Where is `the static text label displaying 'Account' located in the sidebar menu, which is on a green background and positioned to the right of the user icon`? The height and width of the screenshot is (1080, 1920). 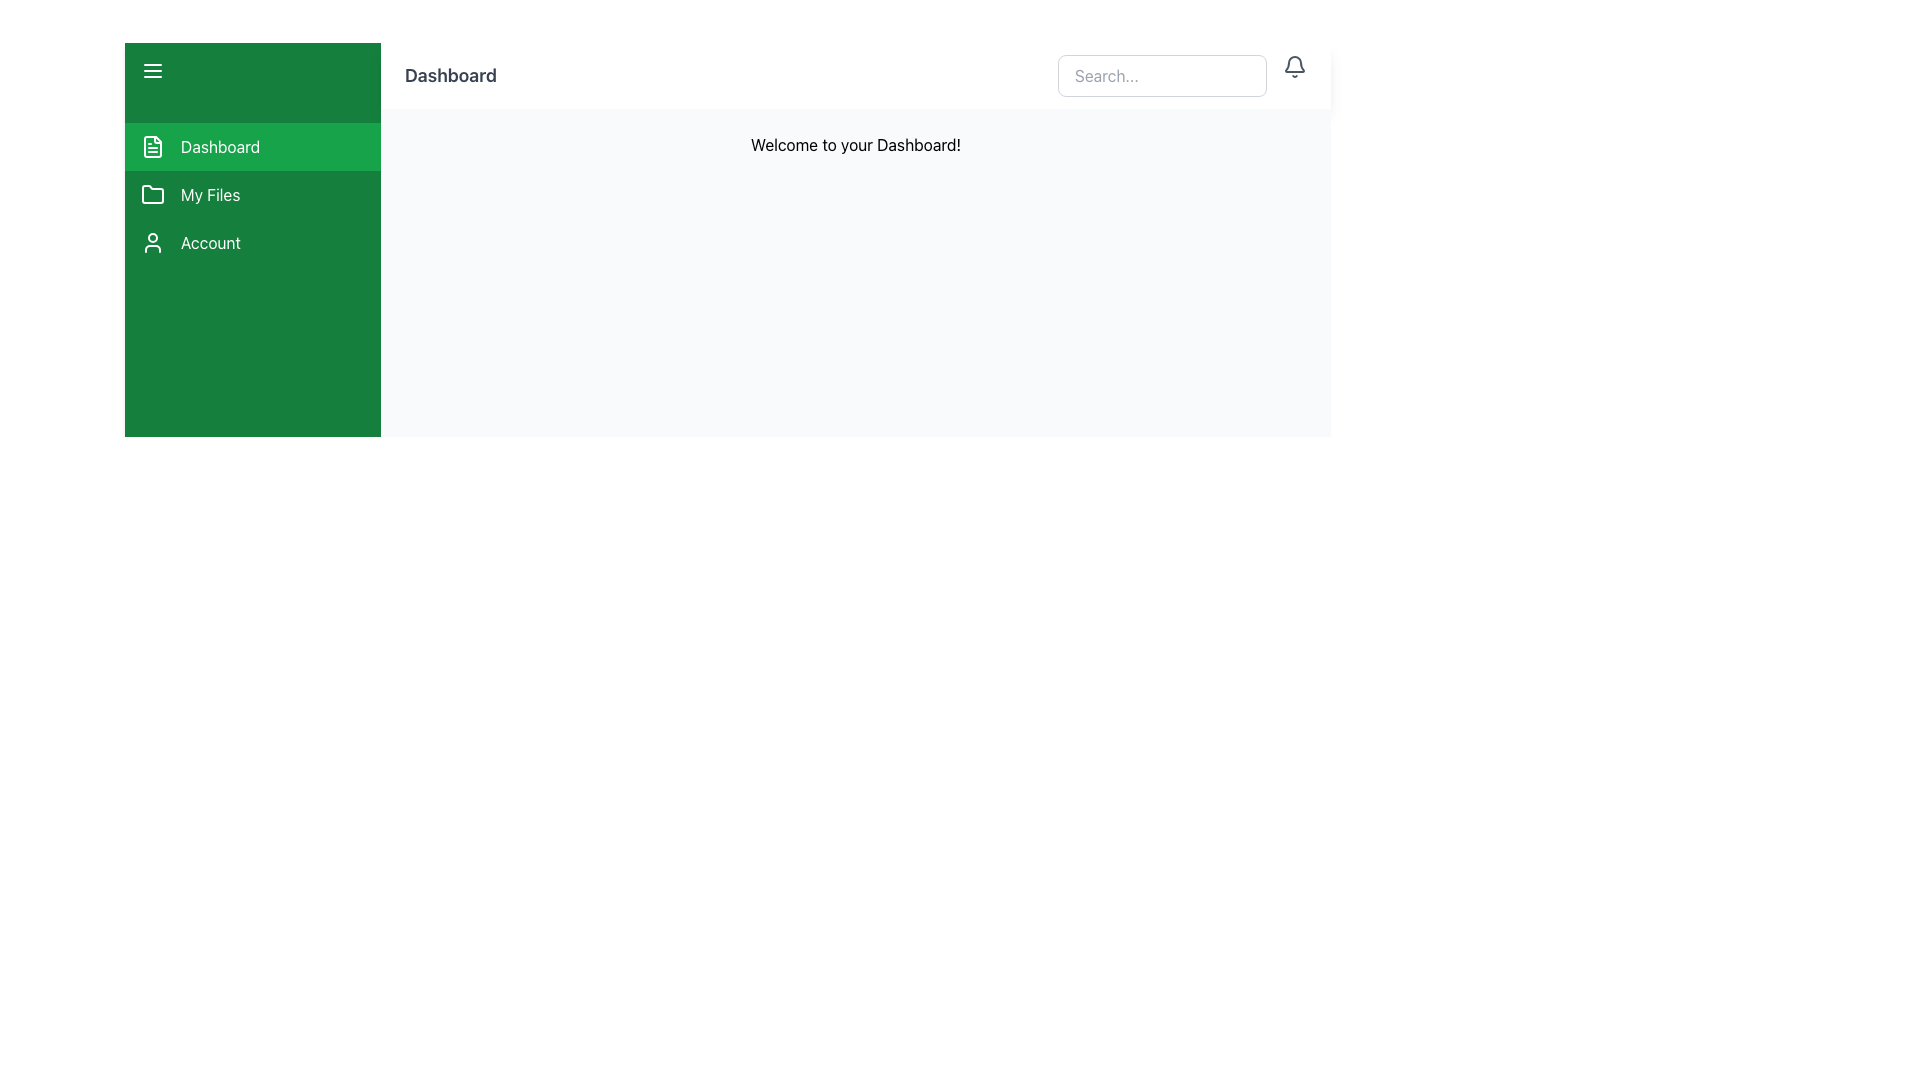
the static text label displaying 'Account' located in the sidebar menu, which is on a green background and positioned to the right of the user icon is located at coordinates (211, 242).